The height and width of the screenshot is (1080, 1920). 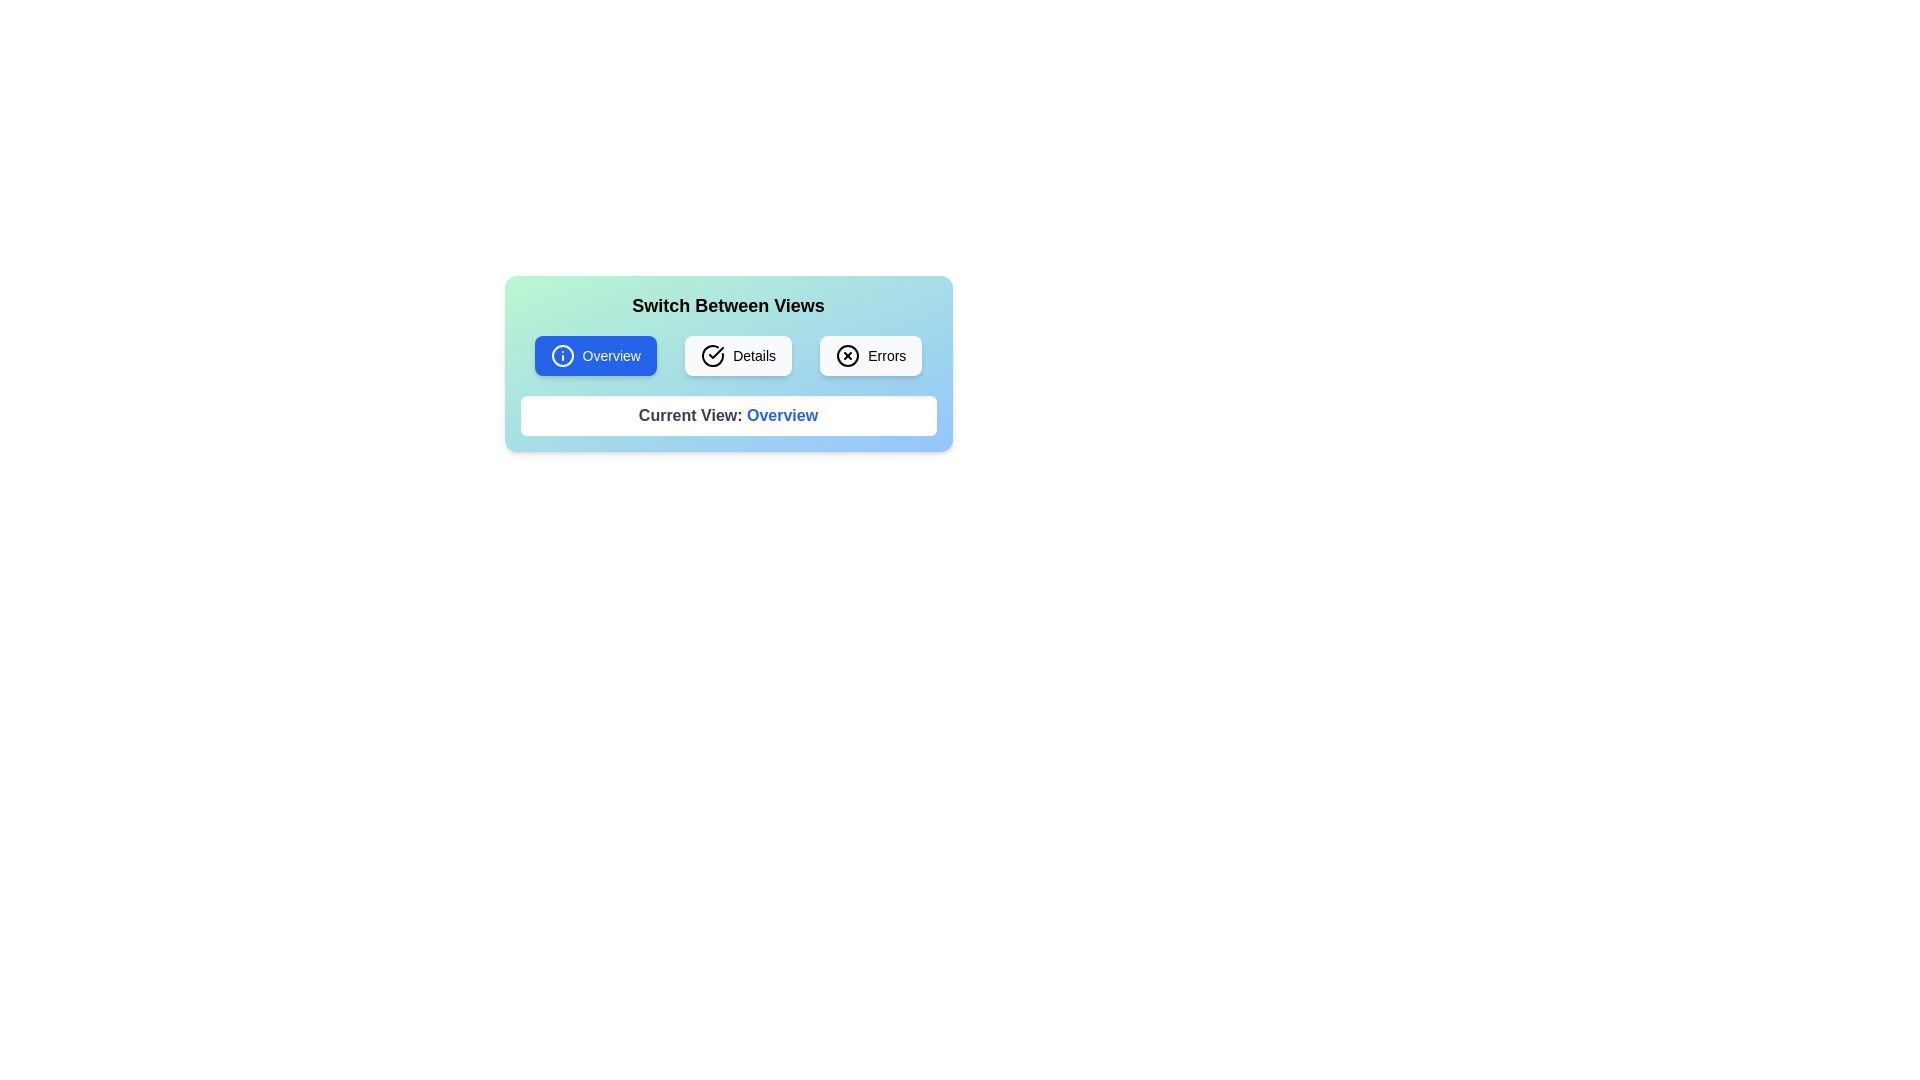 What do you see at coordinates (594, 354) in the screenshot?
I see `the button labeled Overview to observe its hover effect` at bounding box center [594, 354].